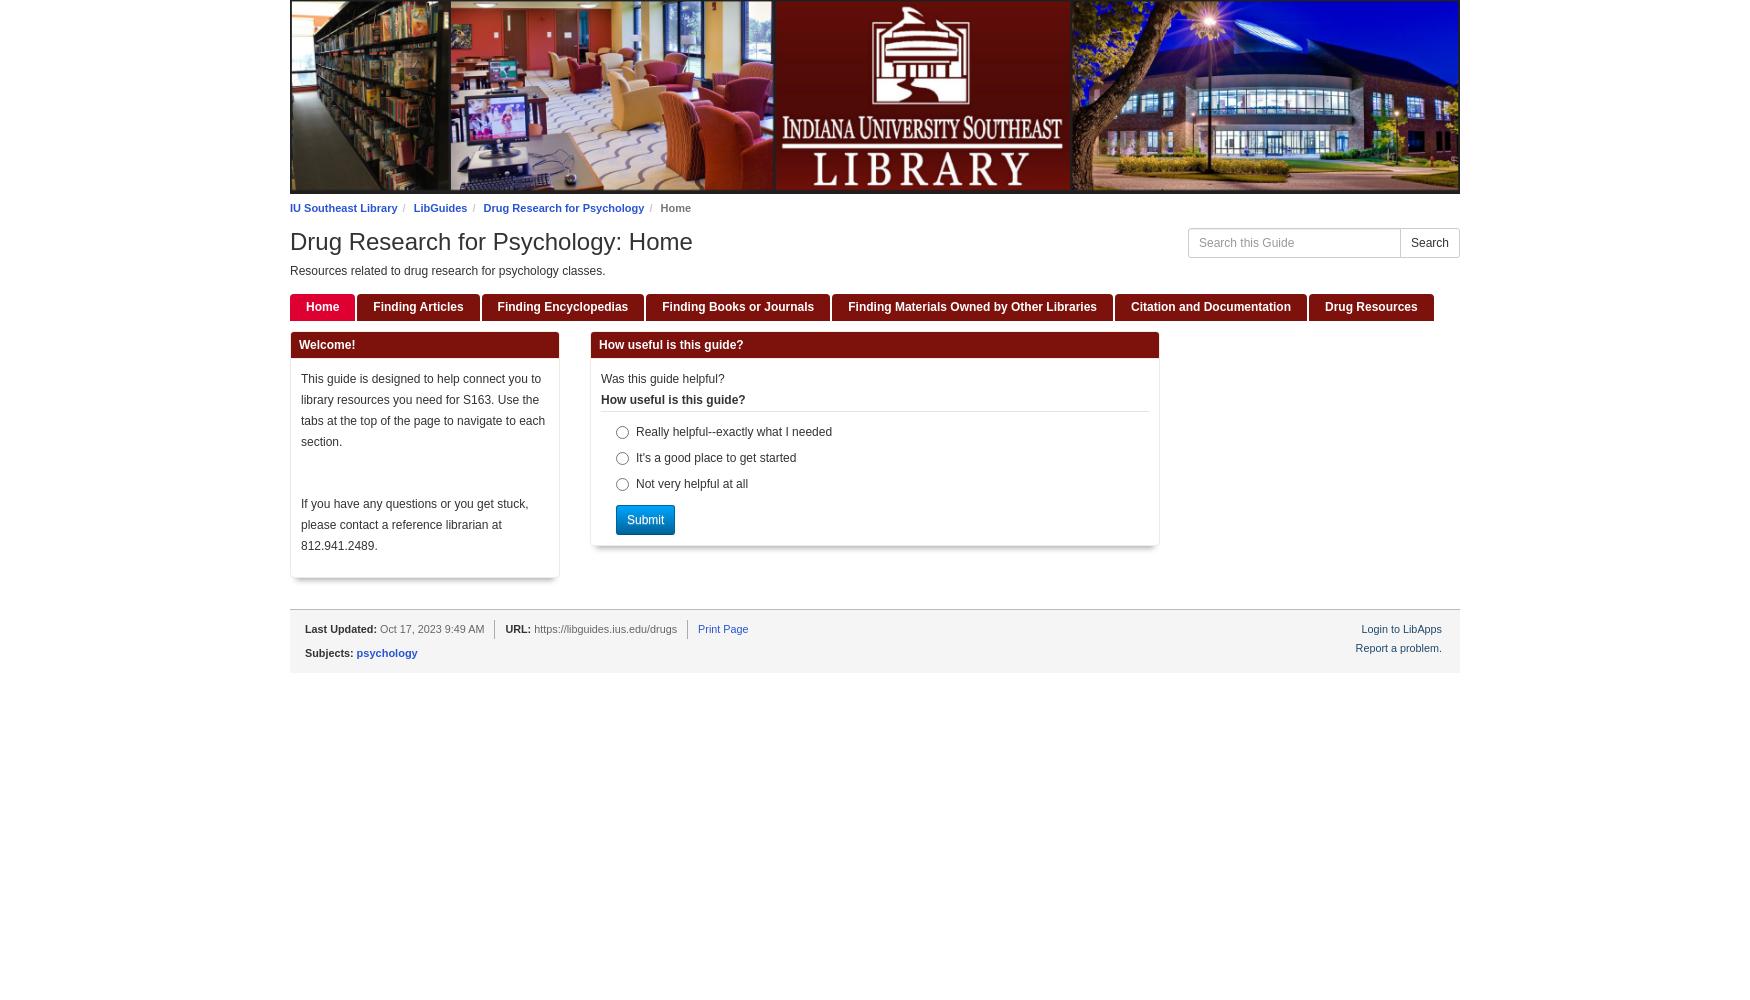 Image resolution: width=1750 pixels, height=1000 pixels. Describe the element at coordinates (413, 525) in the screenshot. I see `'If you have any questions or you get stuck, please contact a reference librarian at 812.941.2489.'` at that location.